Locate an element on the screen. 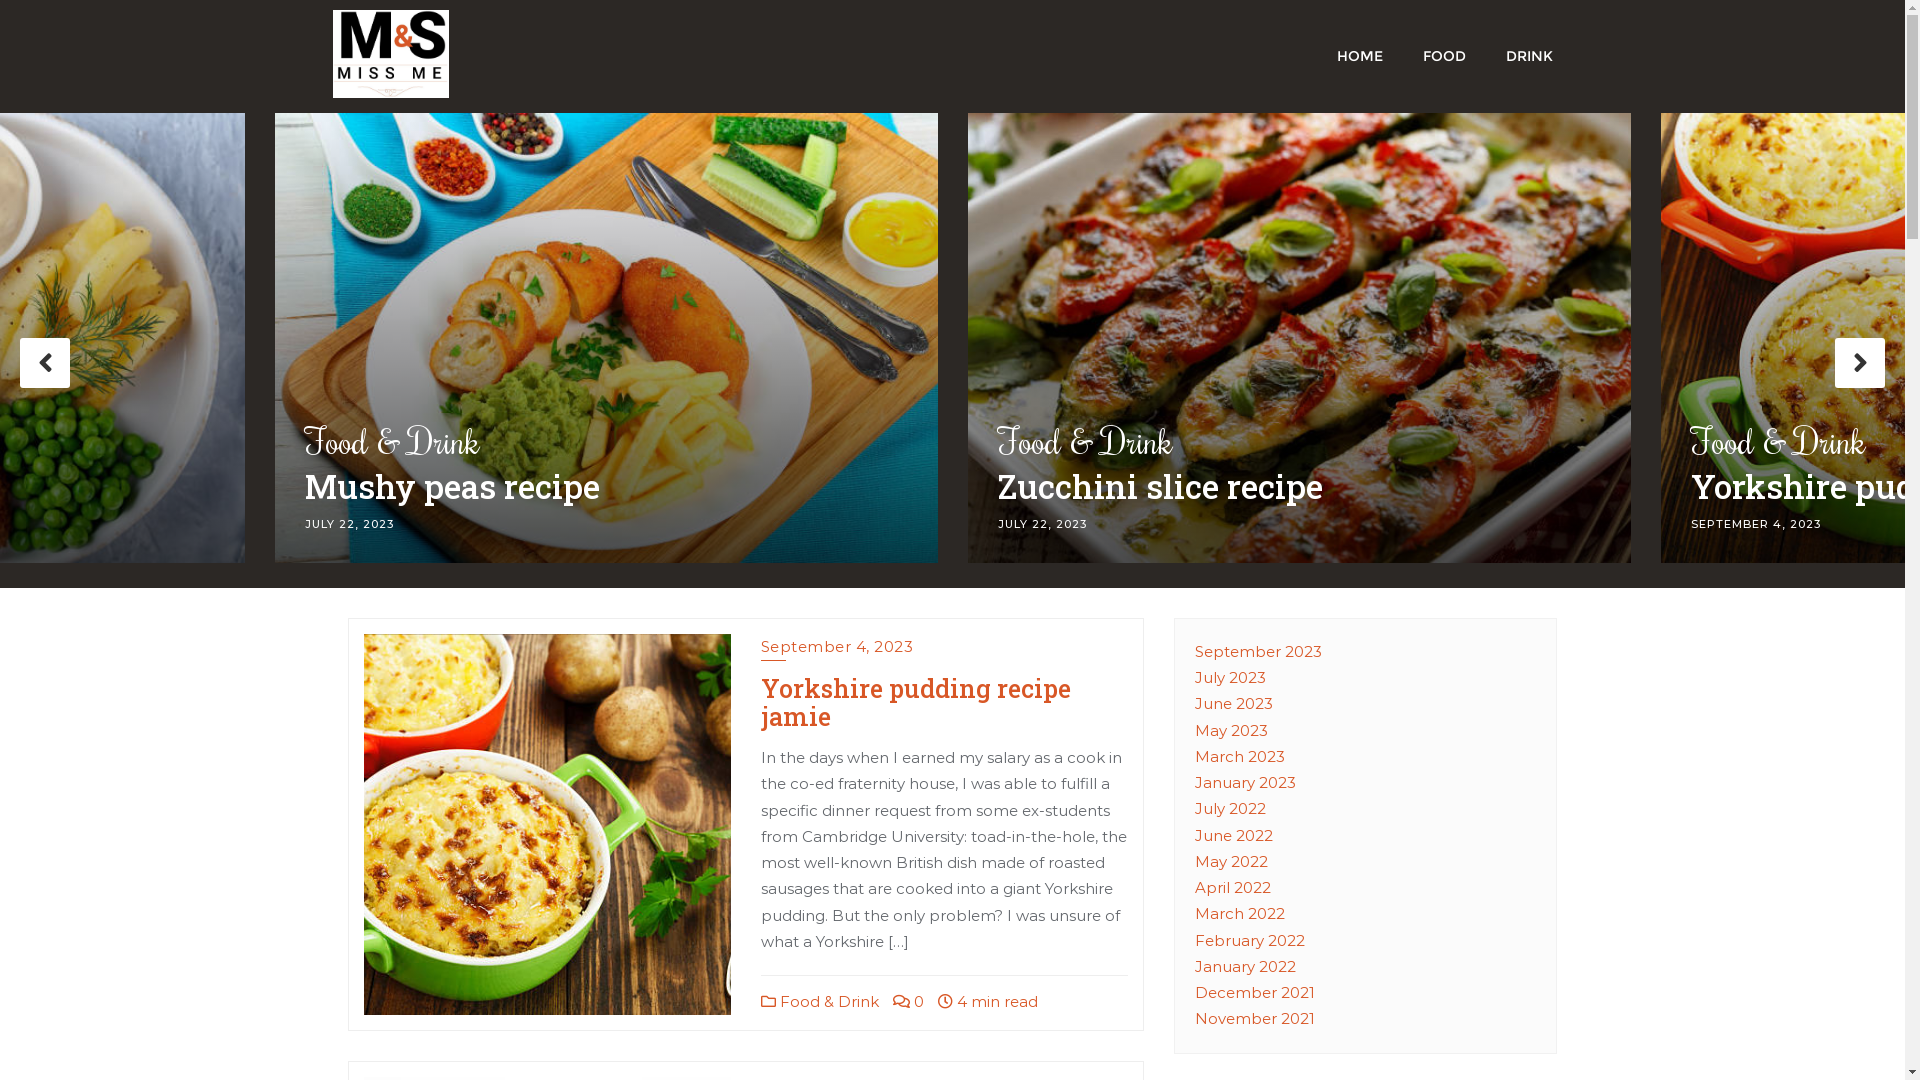 This screenshot has width=1920, height=1080. 'January 2023' is located at coordinates (1244, 781).